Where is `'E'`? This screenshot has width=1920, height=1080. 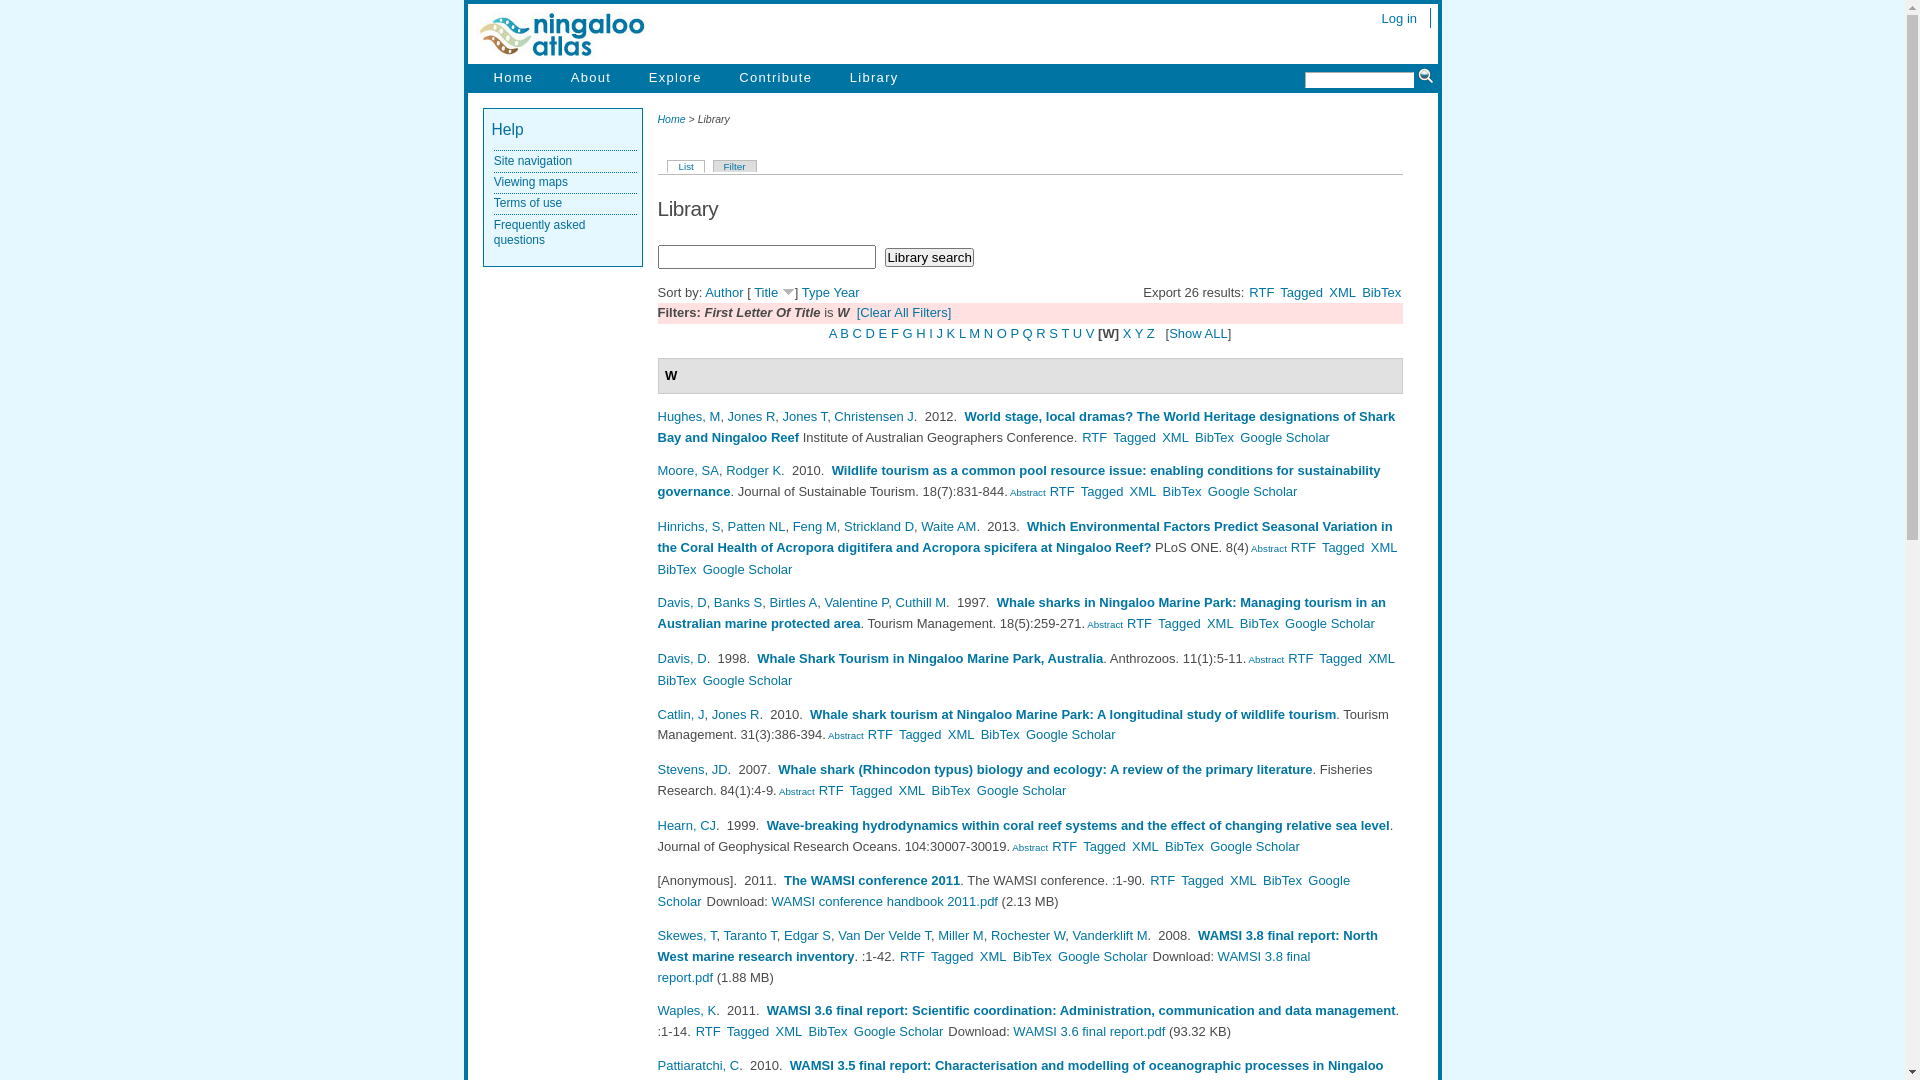
'E' is located at coordinates (882, 332).